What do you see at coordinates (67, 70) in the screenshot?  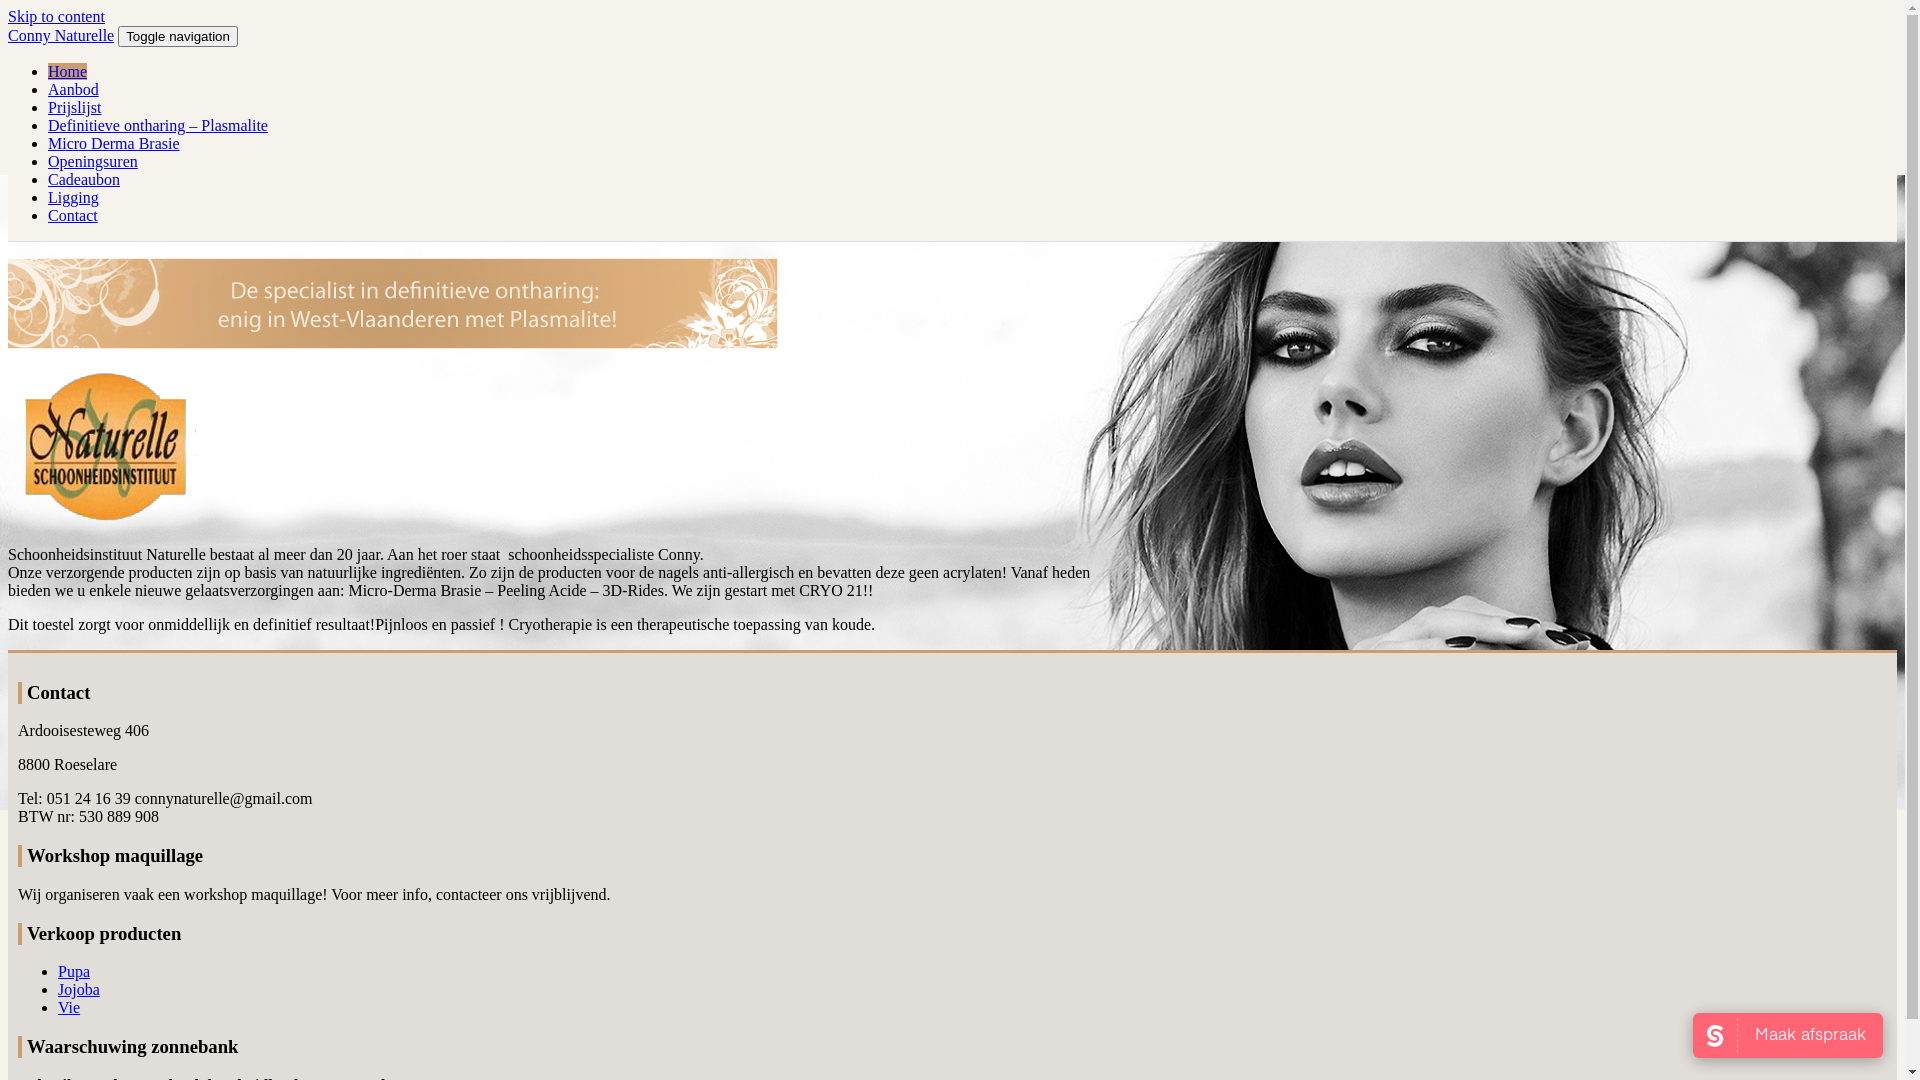 I see `'Home'` at bounding box center [67, 70].